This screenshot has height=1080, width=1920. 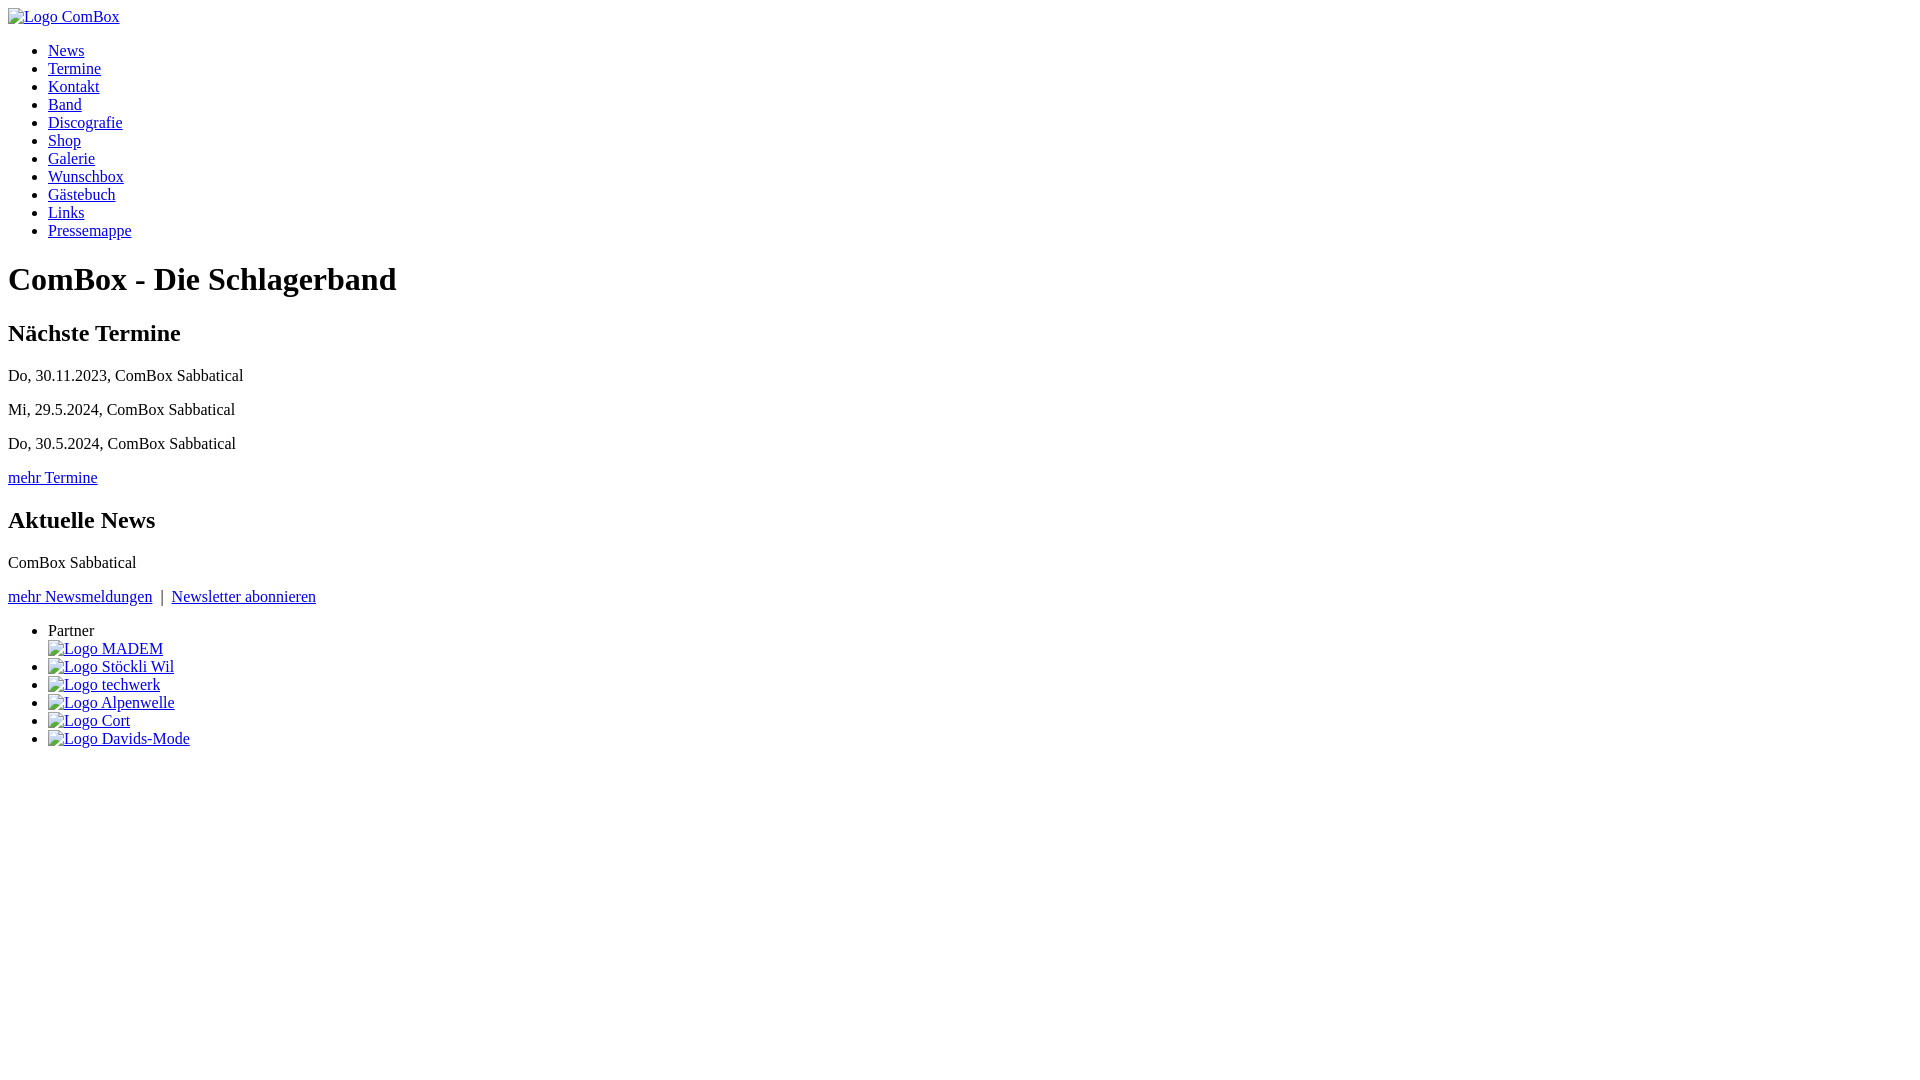 I want to click on 'News', so click(x=66, y=49).